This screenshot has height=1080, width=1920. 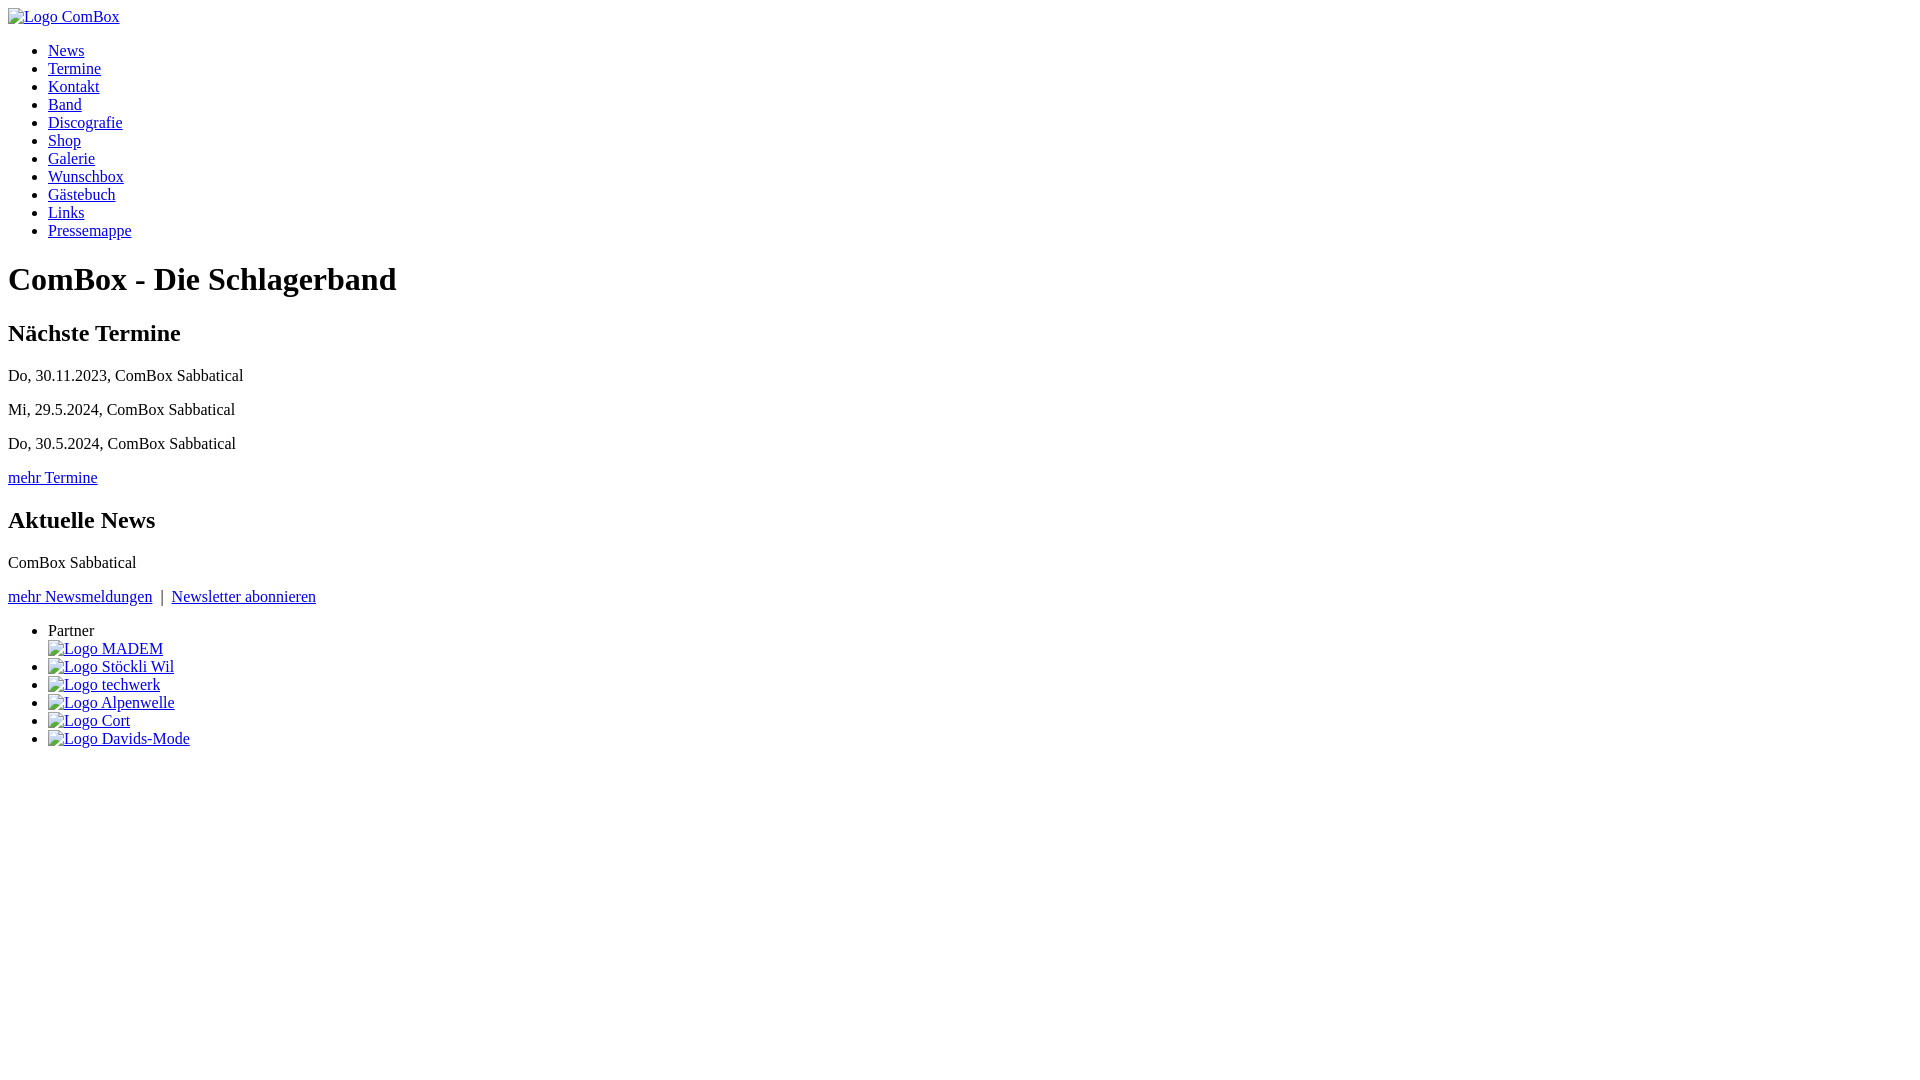 I want to click on 'News', so click(x=66, y=49).